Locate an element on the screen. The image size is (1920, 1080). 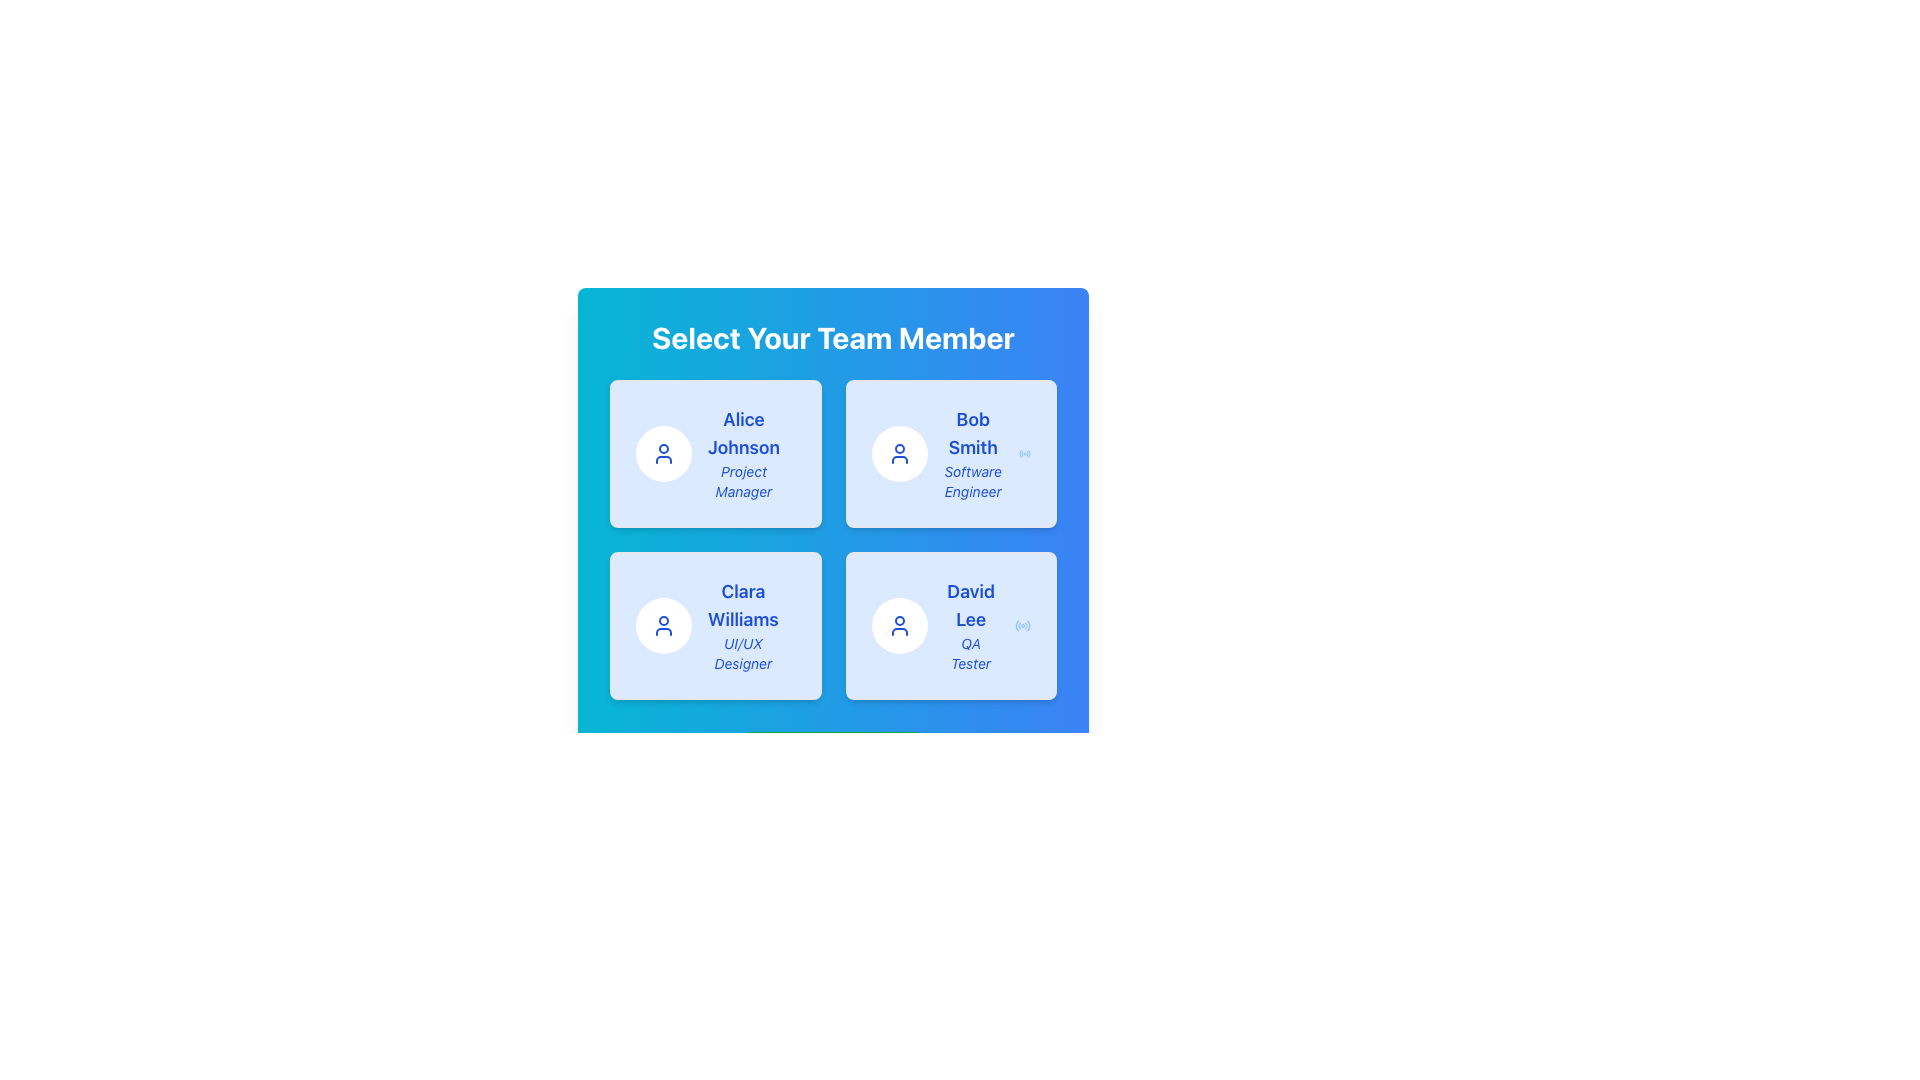
the static text element displaying 'Alice Johnson', which is the first line of text in the card located in the top-left corner of the grid is located at coordinates (743, 433).